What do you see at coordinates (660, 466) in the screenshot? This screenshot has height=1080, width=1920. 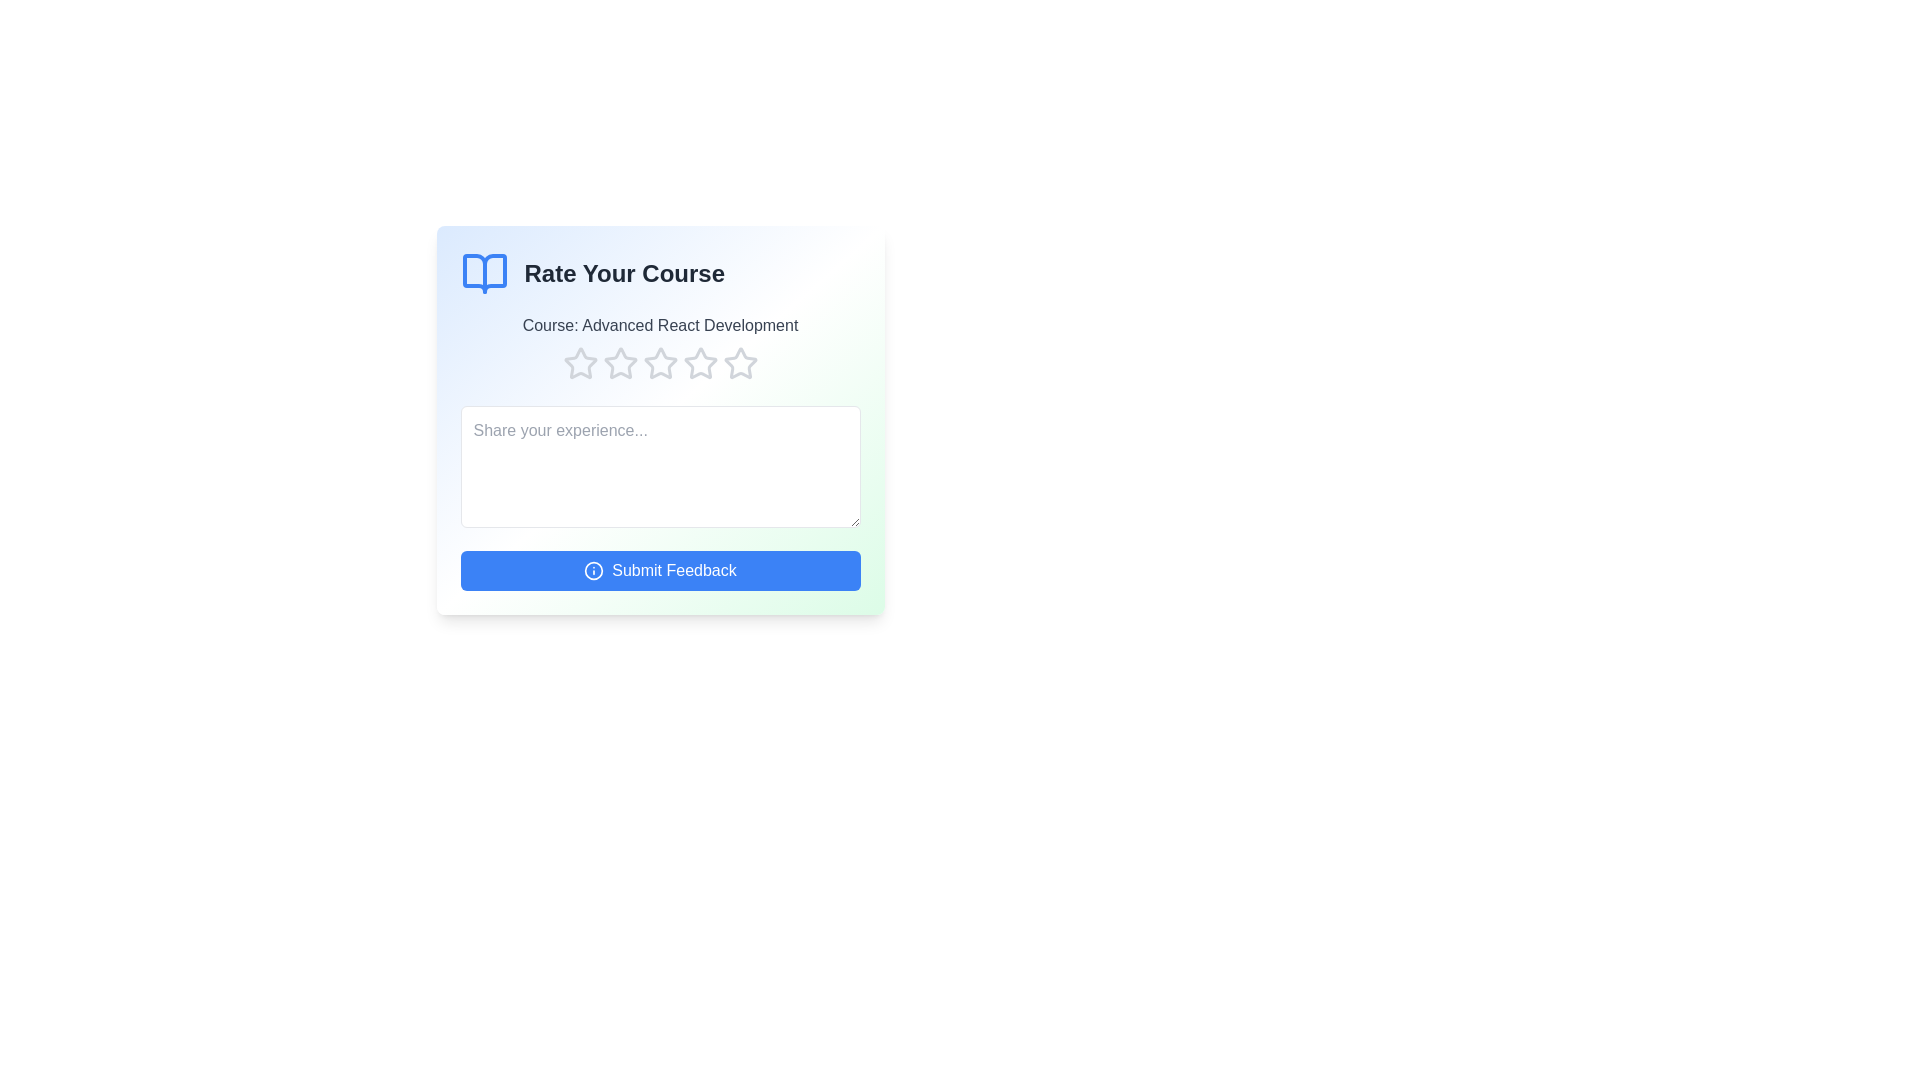 I see `the text area and type the feedback text` at bounding box center [660, 466].